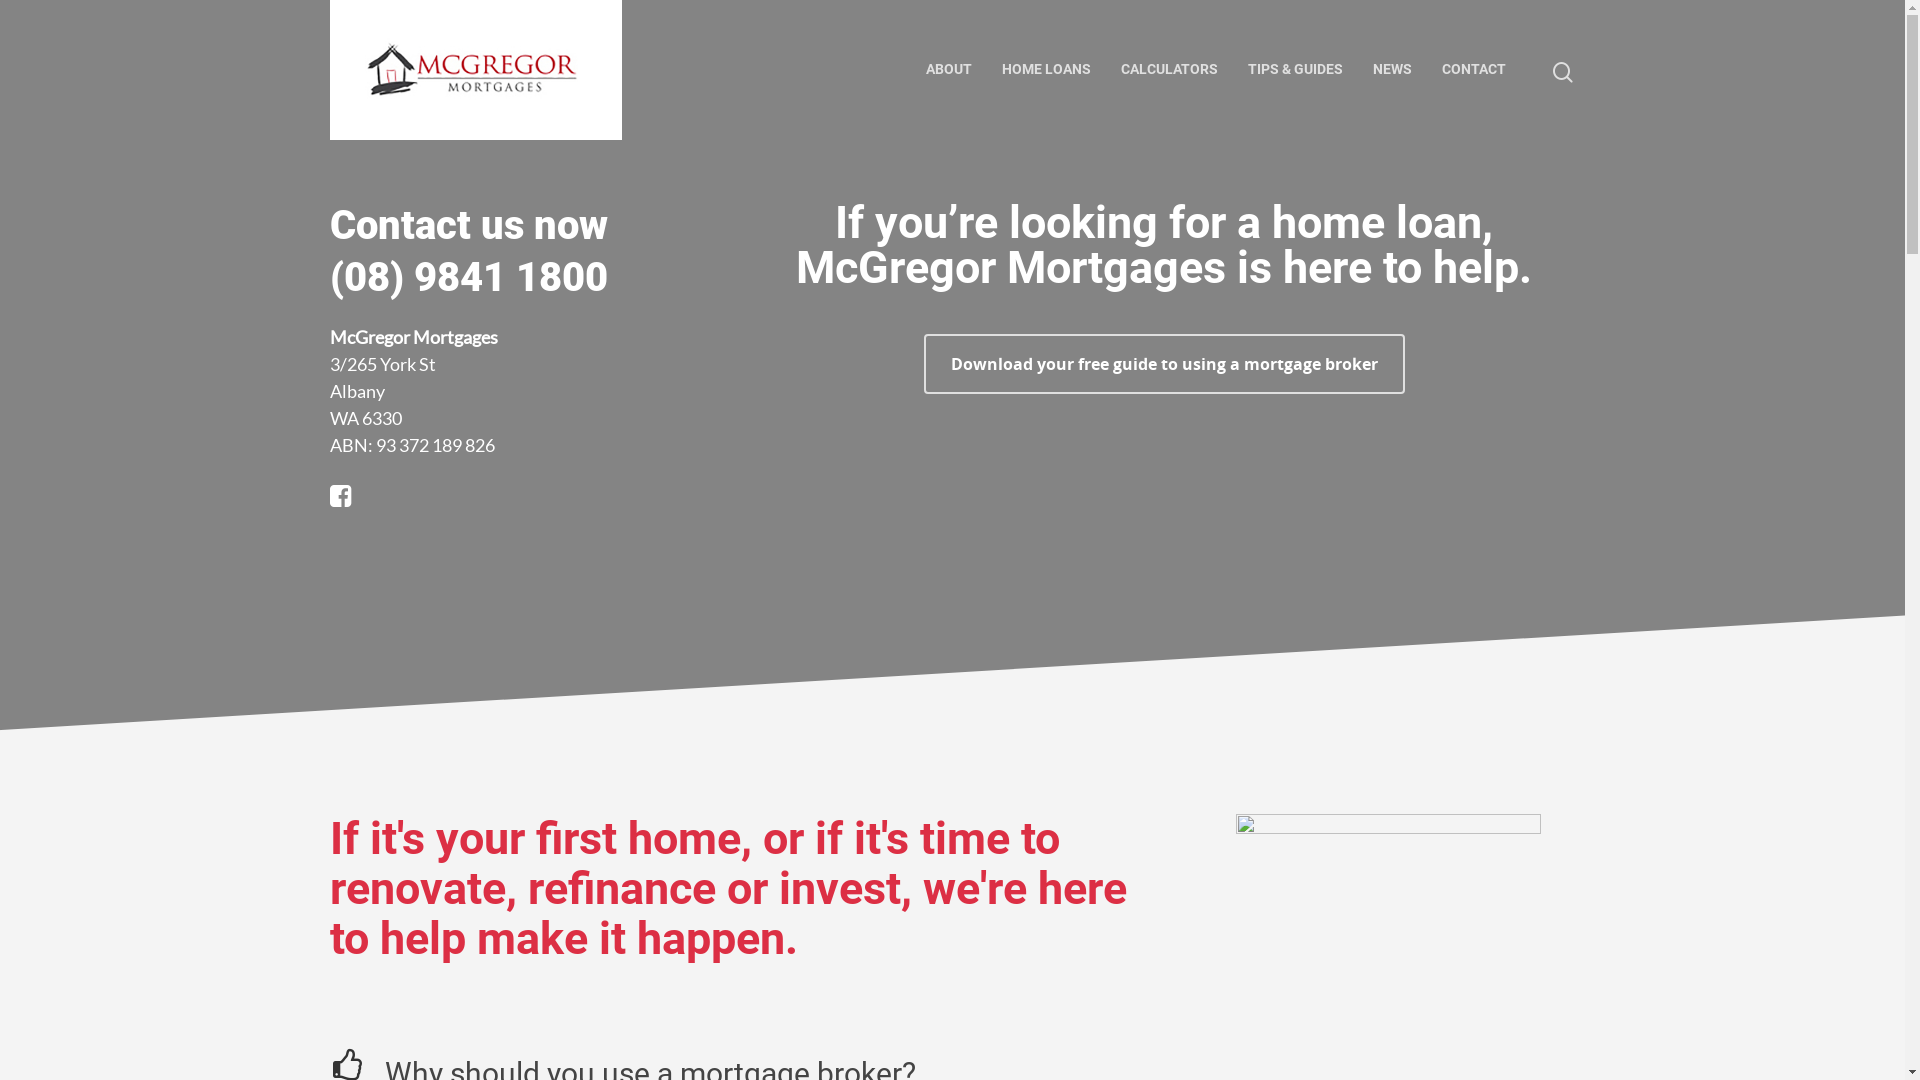 This screenshot has width=1920, height=1080. I want to click on 'CONTACT', so click(1441, 68).